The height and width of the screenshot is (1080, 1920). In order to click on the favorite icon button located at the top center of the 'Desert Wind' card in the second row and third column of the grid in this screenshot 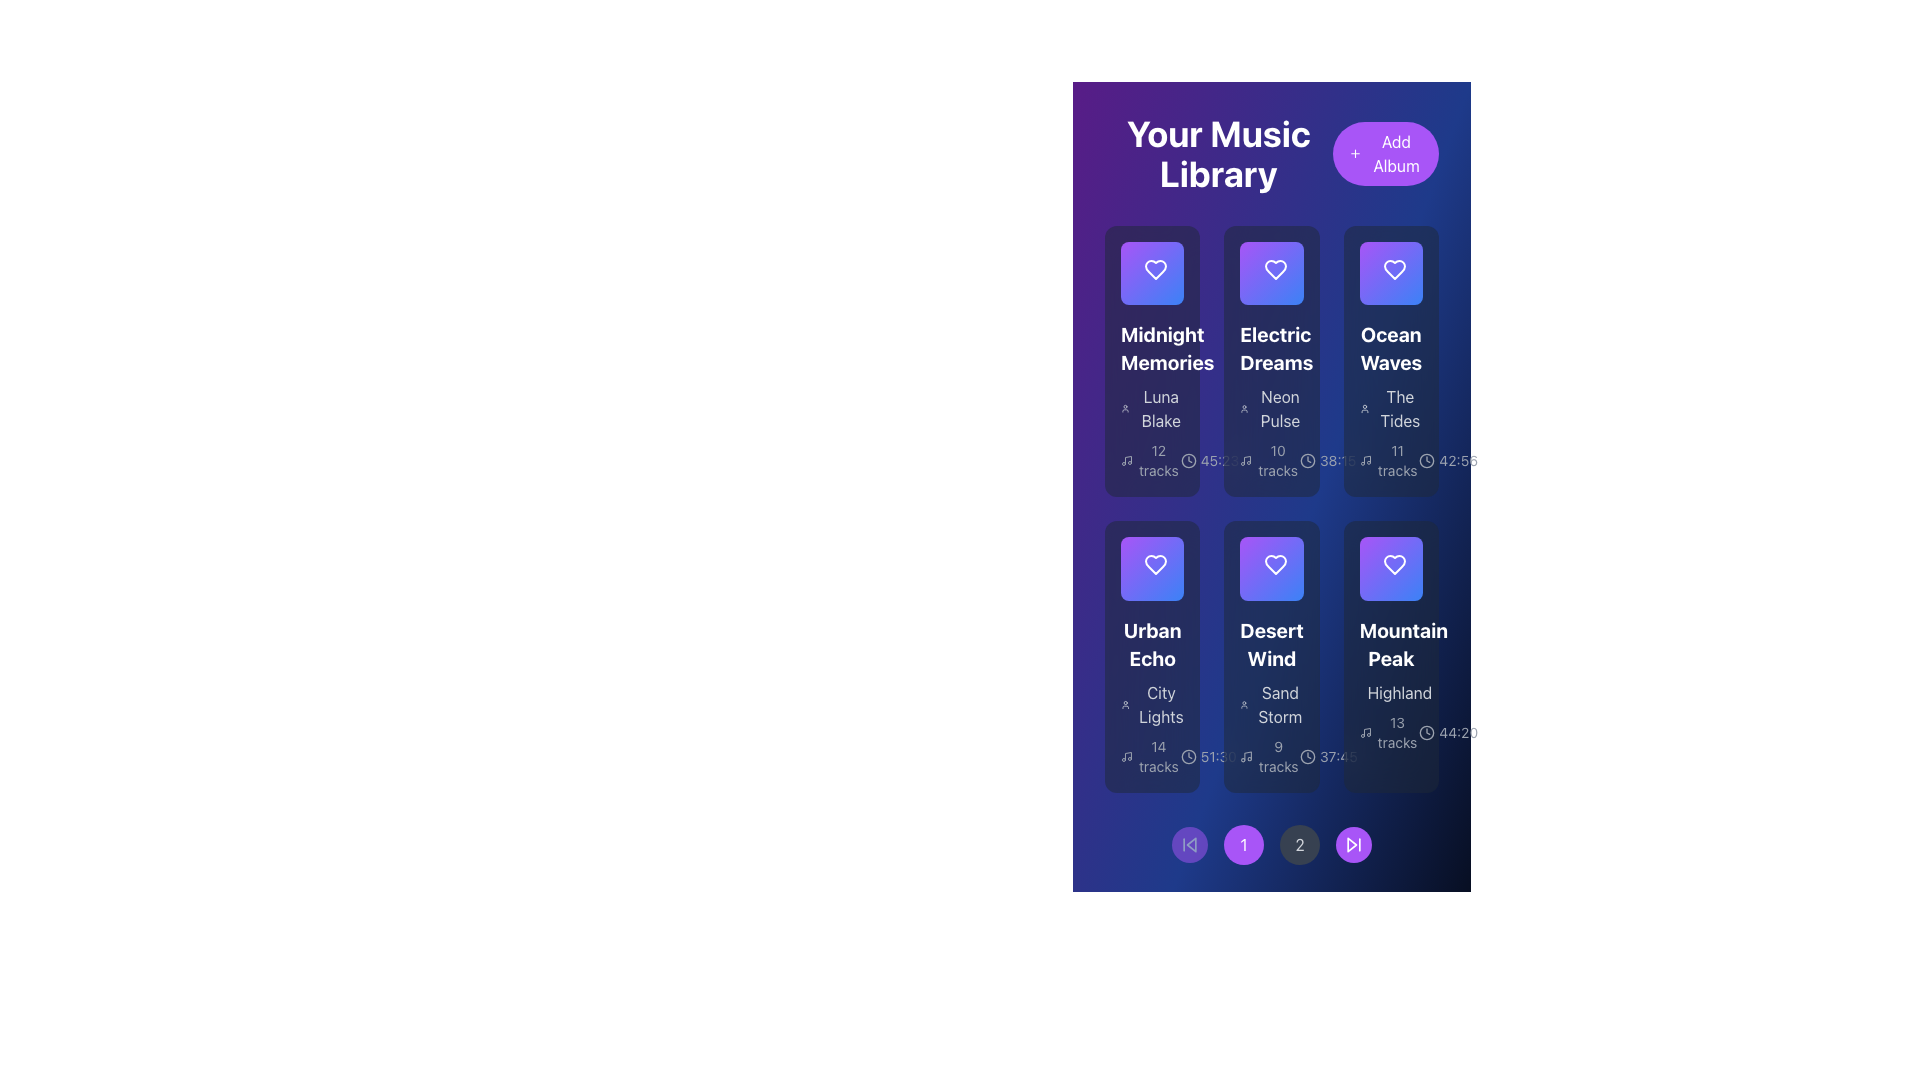, I will do `click(1271, 569)`.